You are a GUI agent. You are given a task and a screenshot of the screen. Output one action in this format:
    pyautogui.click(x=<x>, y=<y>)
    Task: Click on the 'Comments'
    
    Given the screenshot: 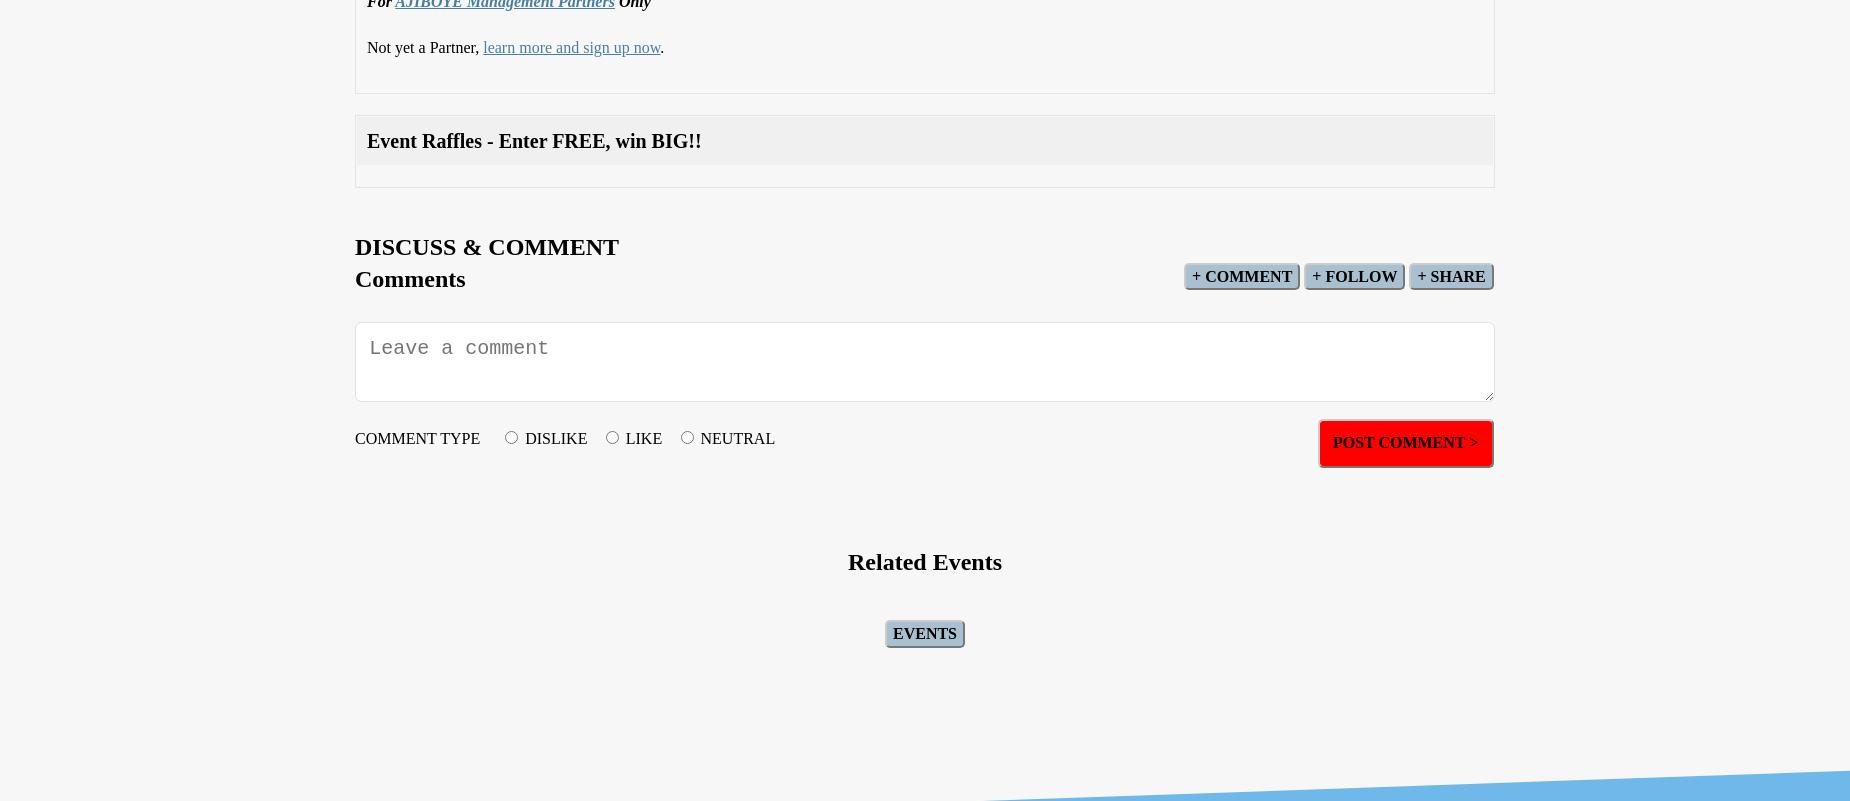 What is the action you would take?
    pyautogui.click(x=354, y=277)
    